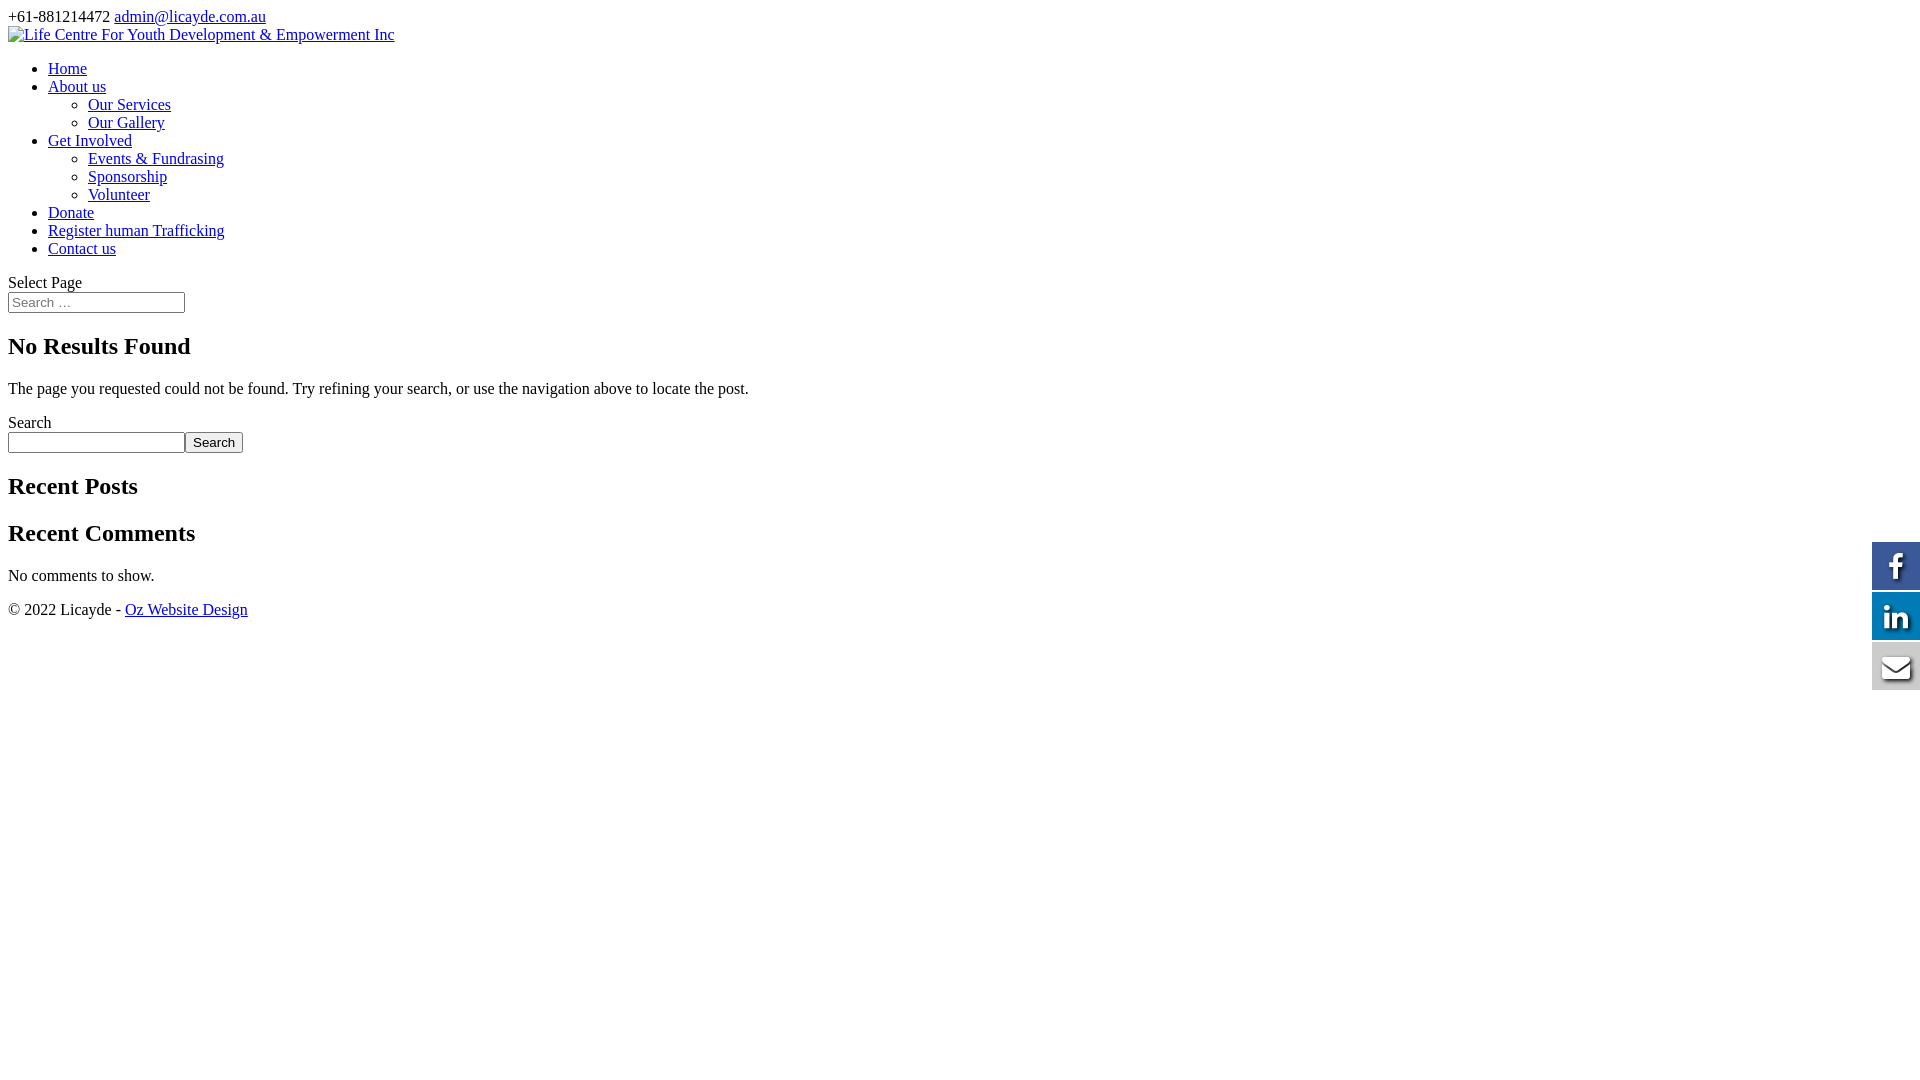  I want to click on 'Our Gallery', so click(125, 122).